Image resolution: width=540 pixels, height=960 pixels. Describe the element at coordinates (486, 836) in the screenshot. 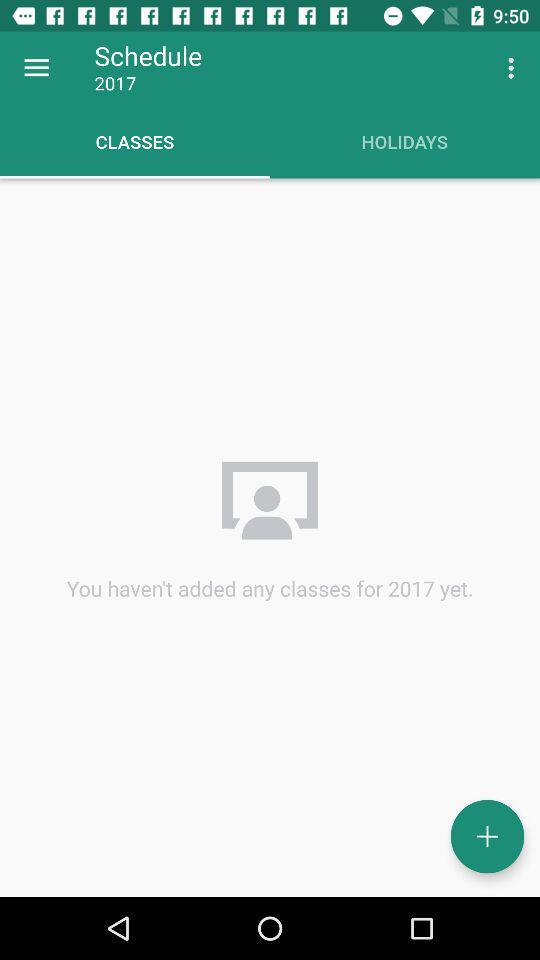

I see `a class` at that location.